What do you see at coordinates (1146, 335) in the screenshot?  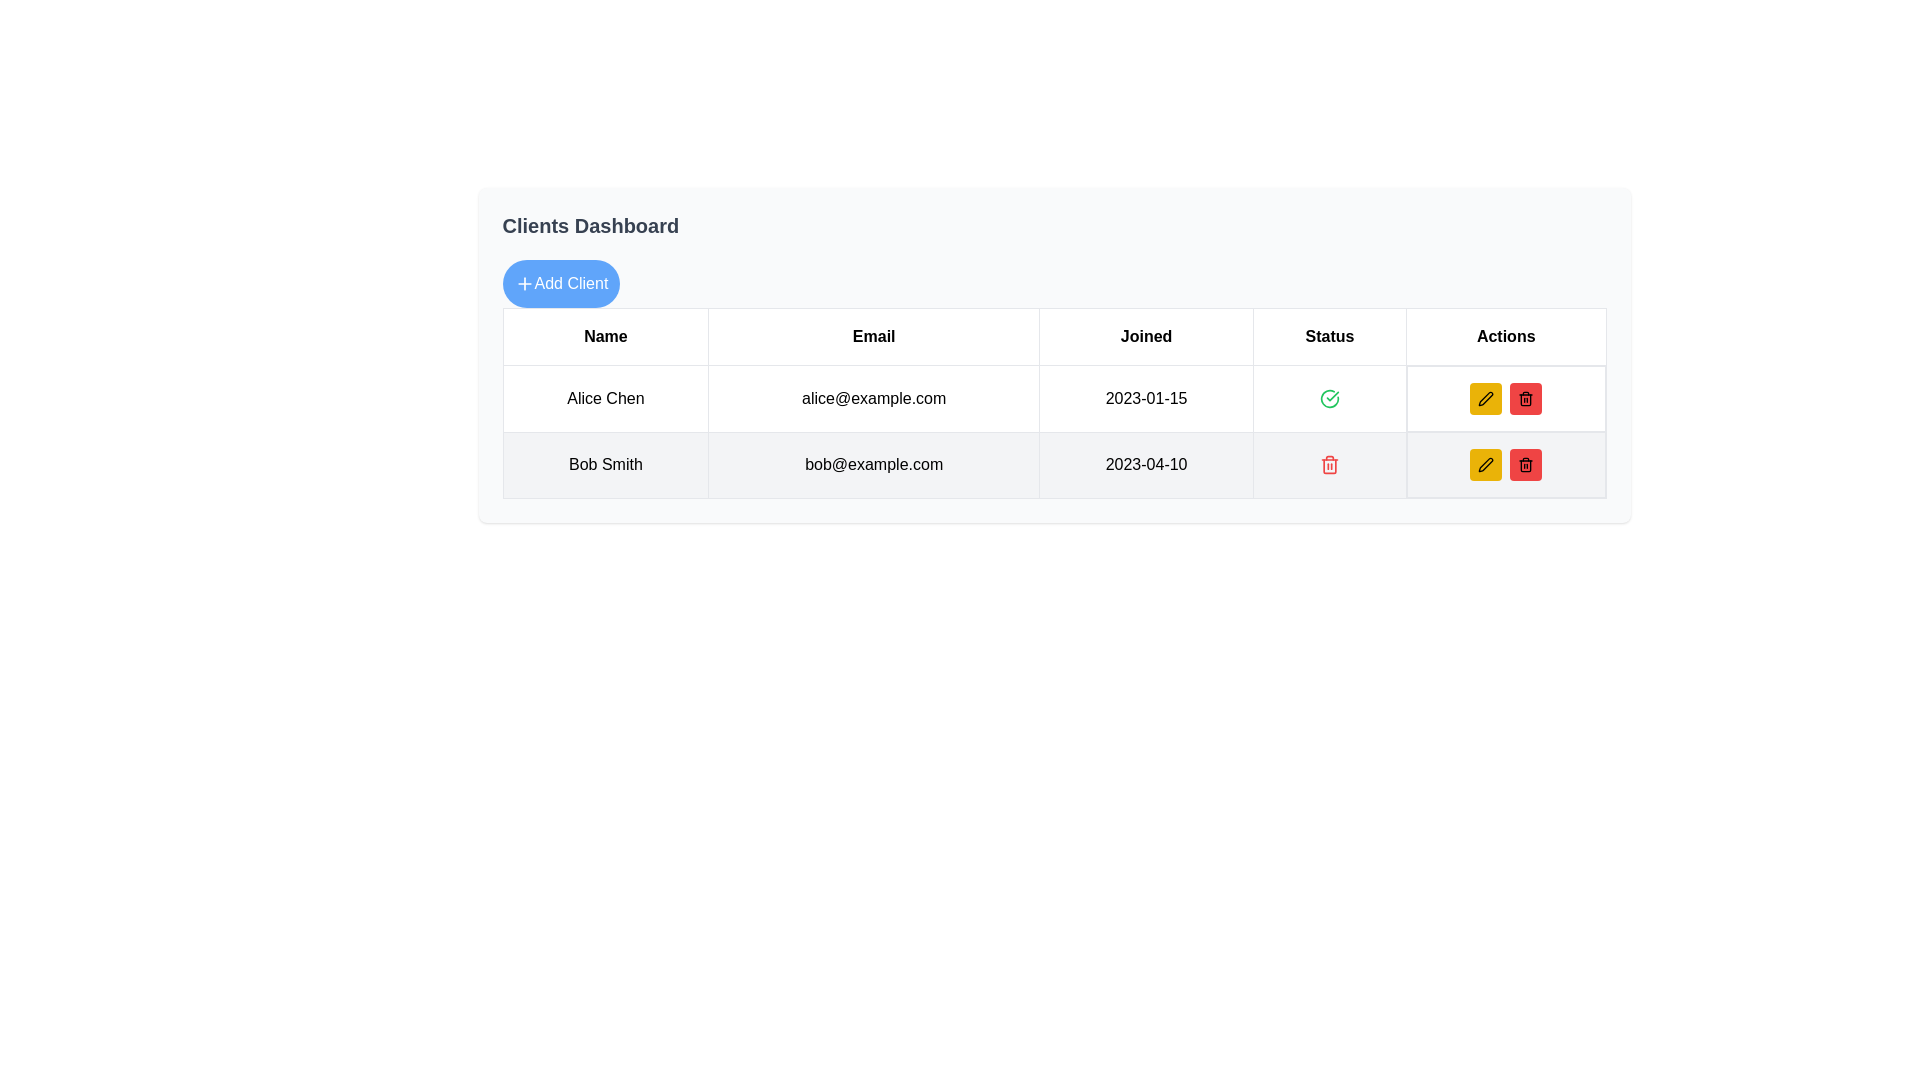 I see `the third column header of the table, which indicates join dates, located between 'Email' and 'Status'` at bounding box center [1146, 335].